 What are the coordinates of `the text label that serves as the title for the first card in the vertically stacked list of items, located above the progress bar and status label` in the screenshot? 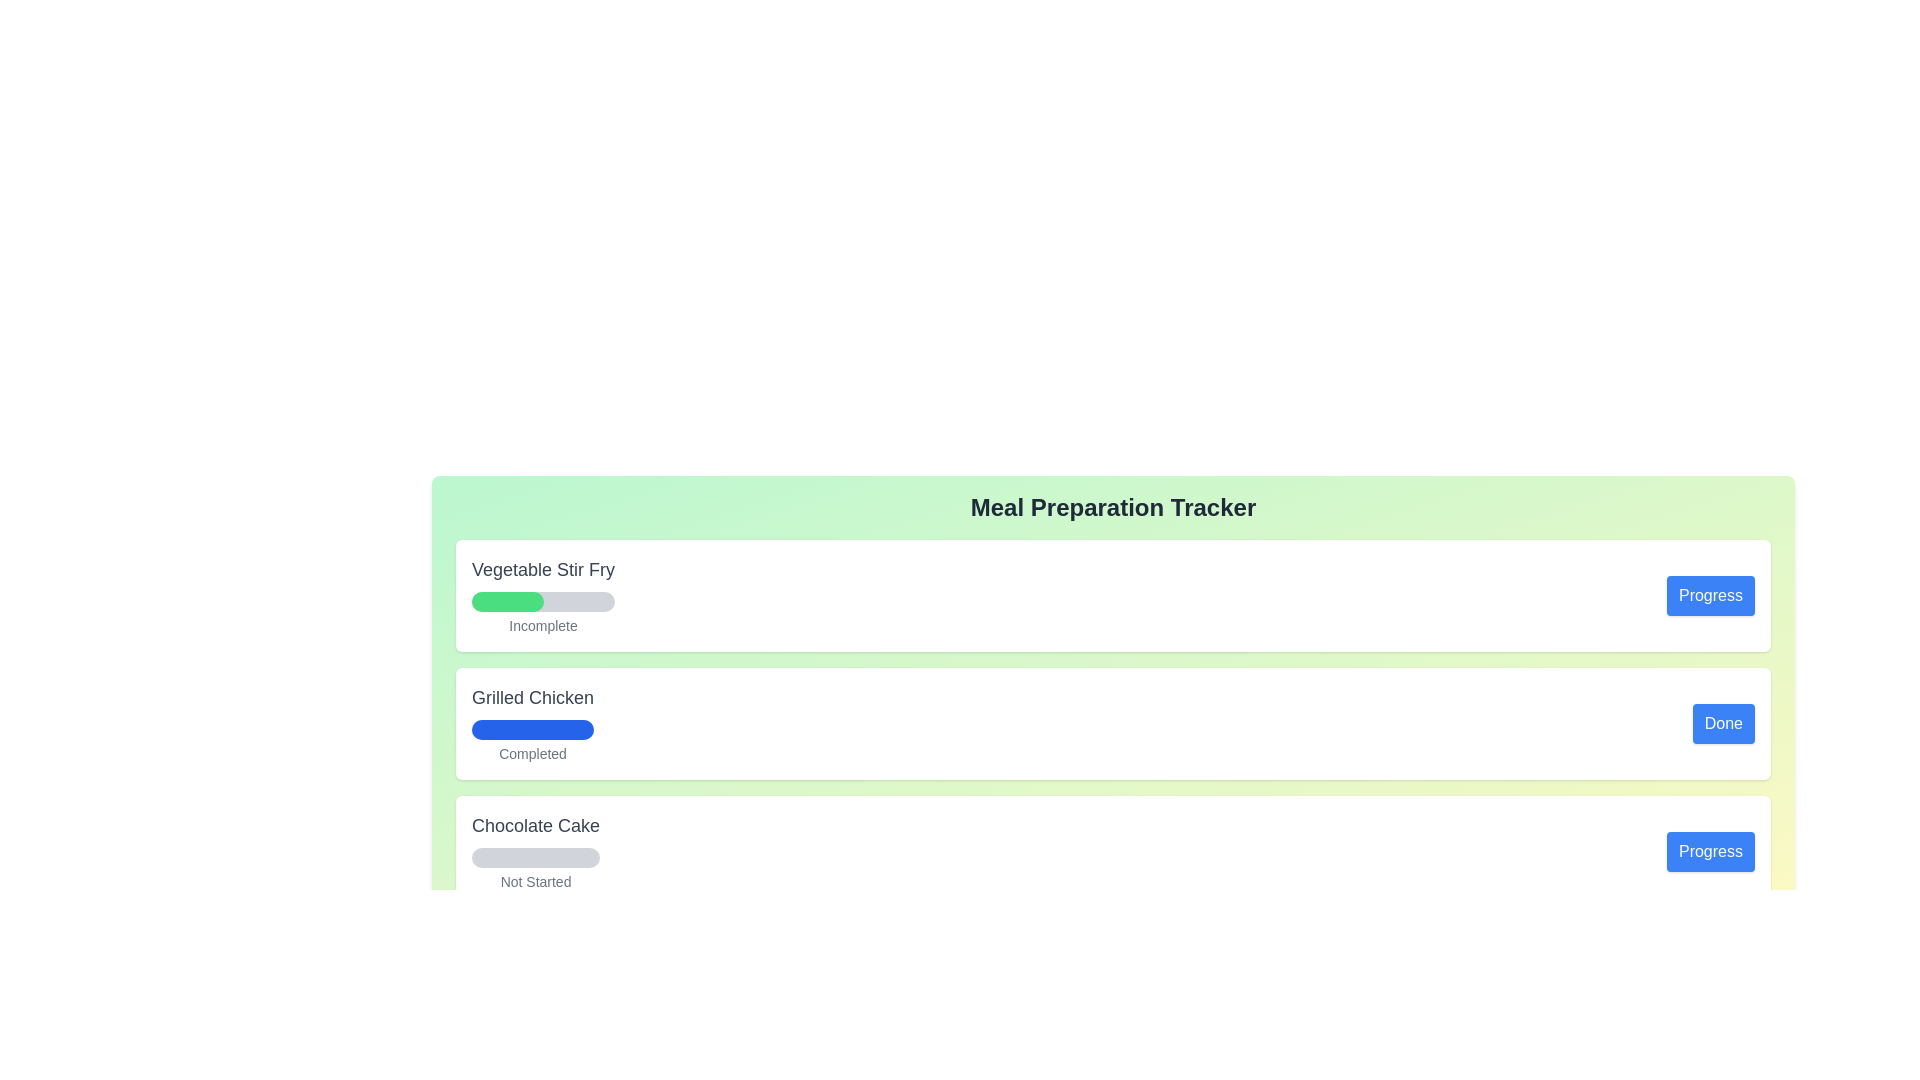 It's located at (543, 570).